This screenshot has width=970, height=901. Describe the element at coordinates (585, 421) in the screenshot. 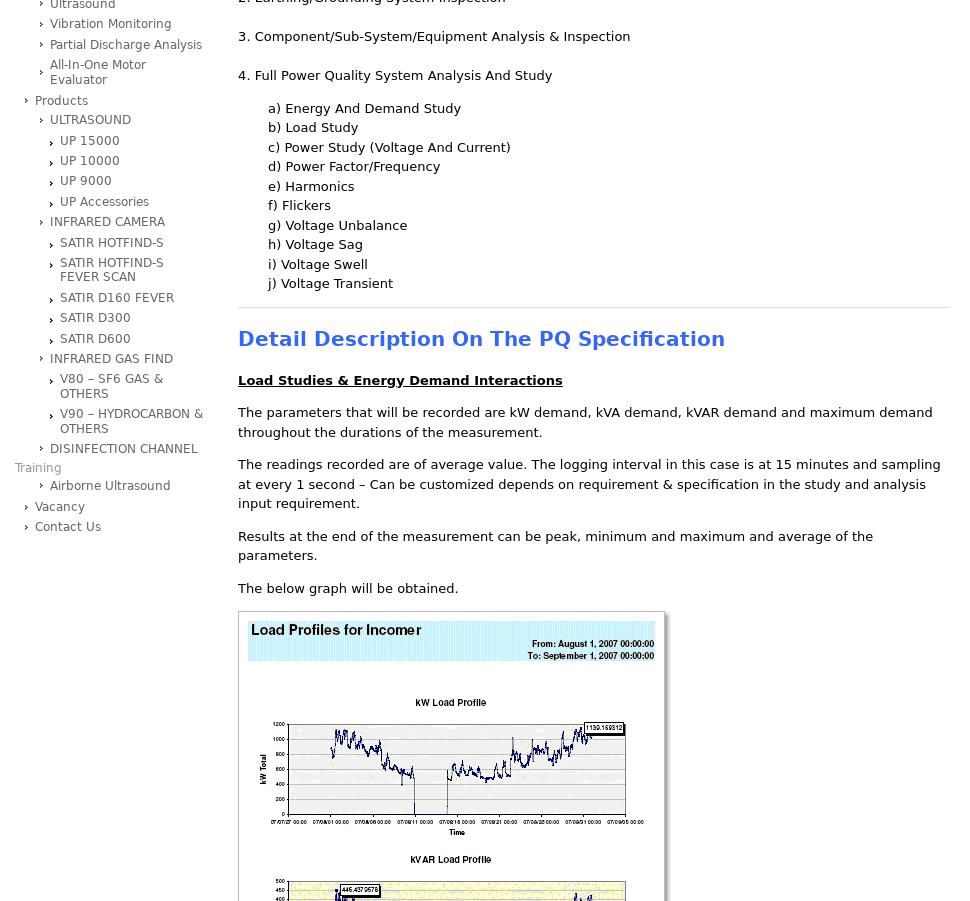

I see `'The parameters that will be recorded are kW demand, kVA demand, kVAR demand and maximum demand throughout the durations of the measurement.'` at that location.